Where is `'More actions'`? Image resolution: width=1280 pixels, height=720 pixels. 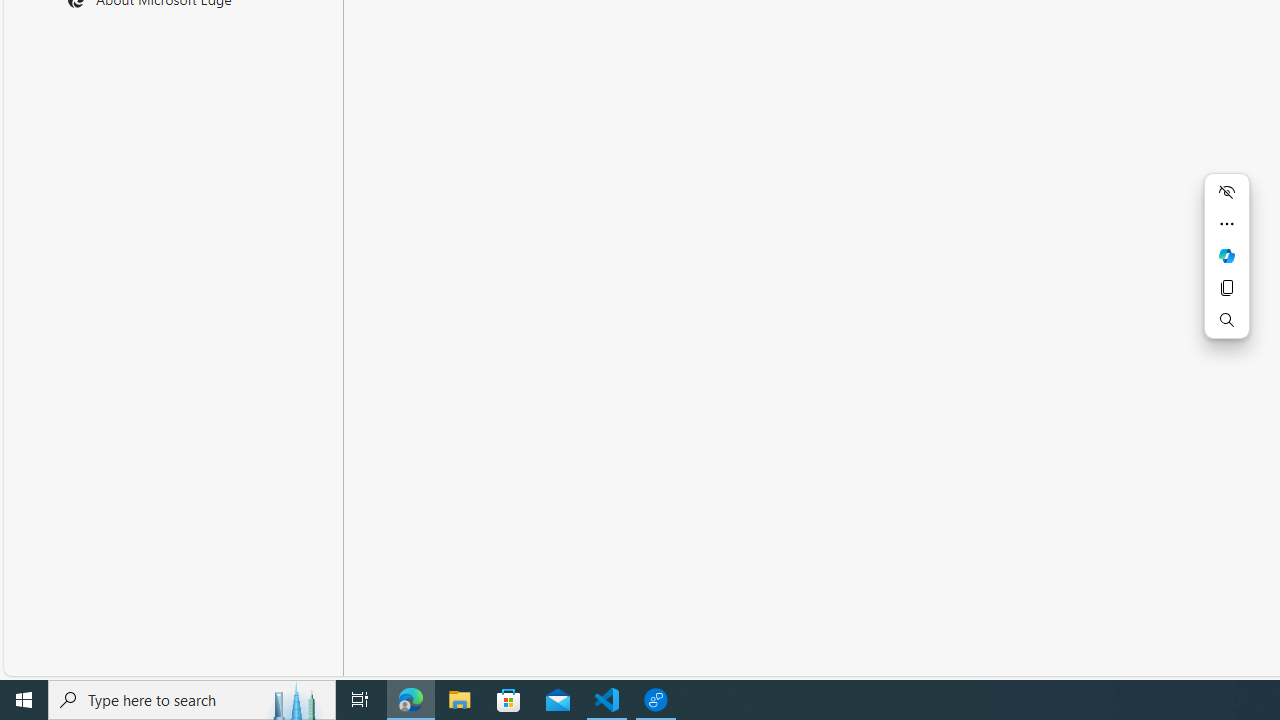
'More actions' is located at coordinates (1225, 223).